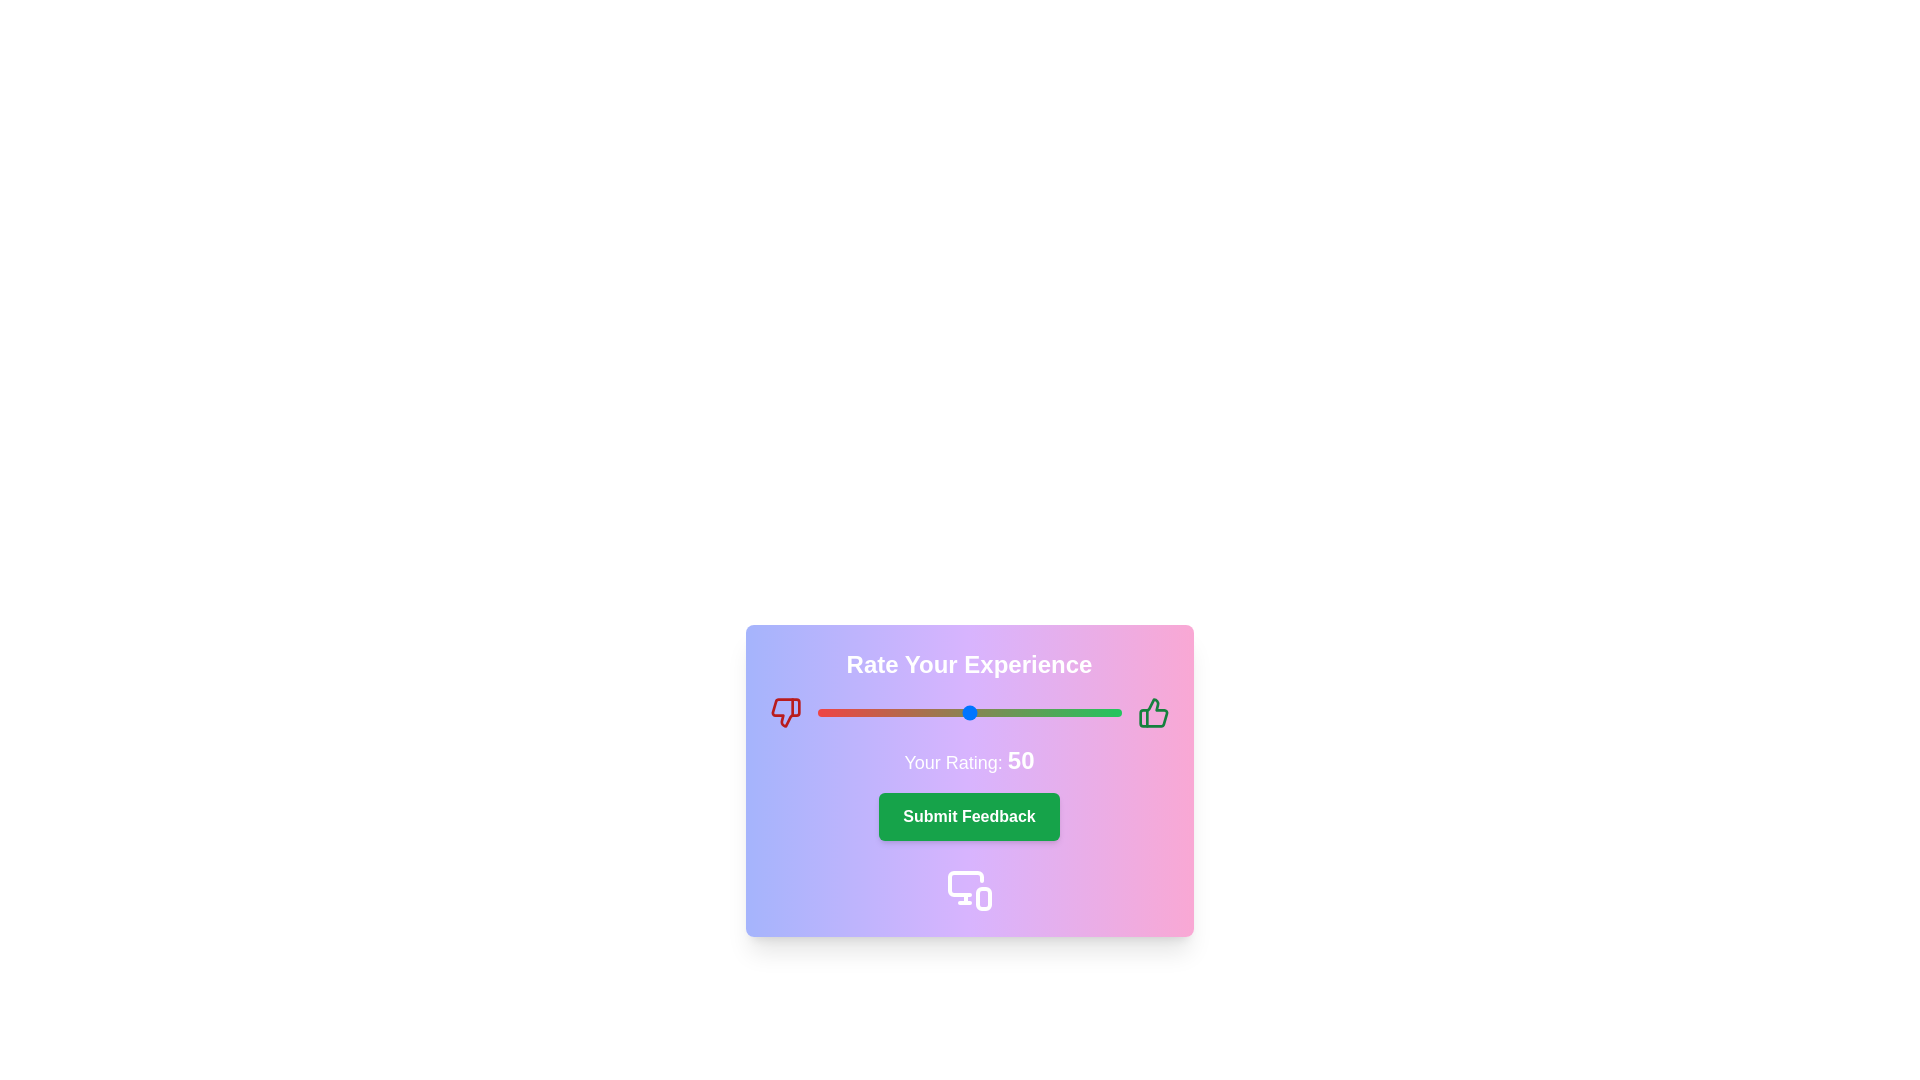  I want to click on the slider to a specific rating value, 84, so click(1071, 712).